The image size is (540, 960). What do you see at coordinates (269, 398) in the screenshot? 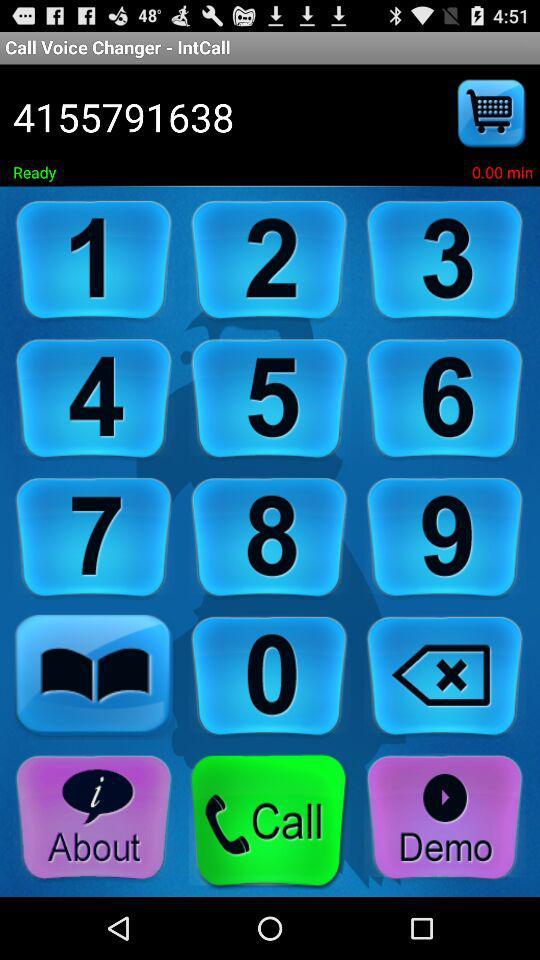
I see `dial the number five` at bounding box center [269, 398].